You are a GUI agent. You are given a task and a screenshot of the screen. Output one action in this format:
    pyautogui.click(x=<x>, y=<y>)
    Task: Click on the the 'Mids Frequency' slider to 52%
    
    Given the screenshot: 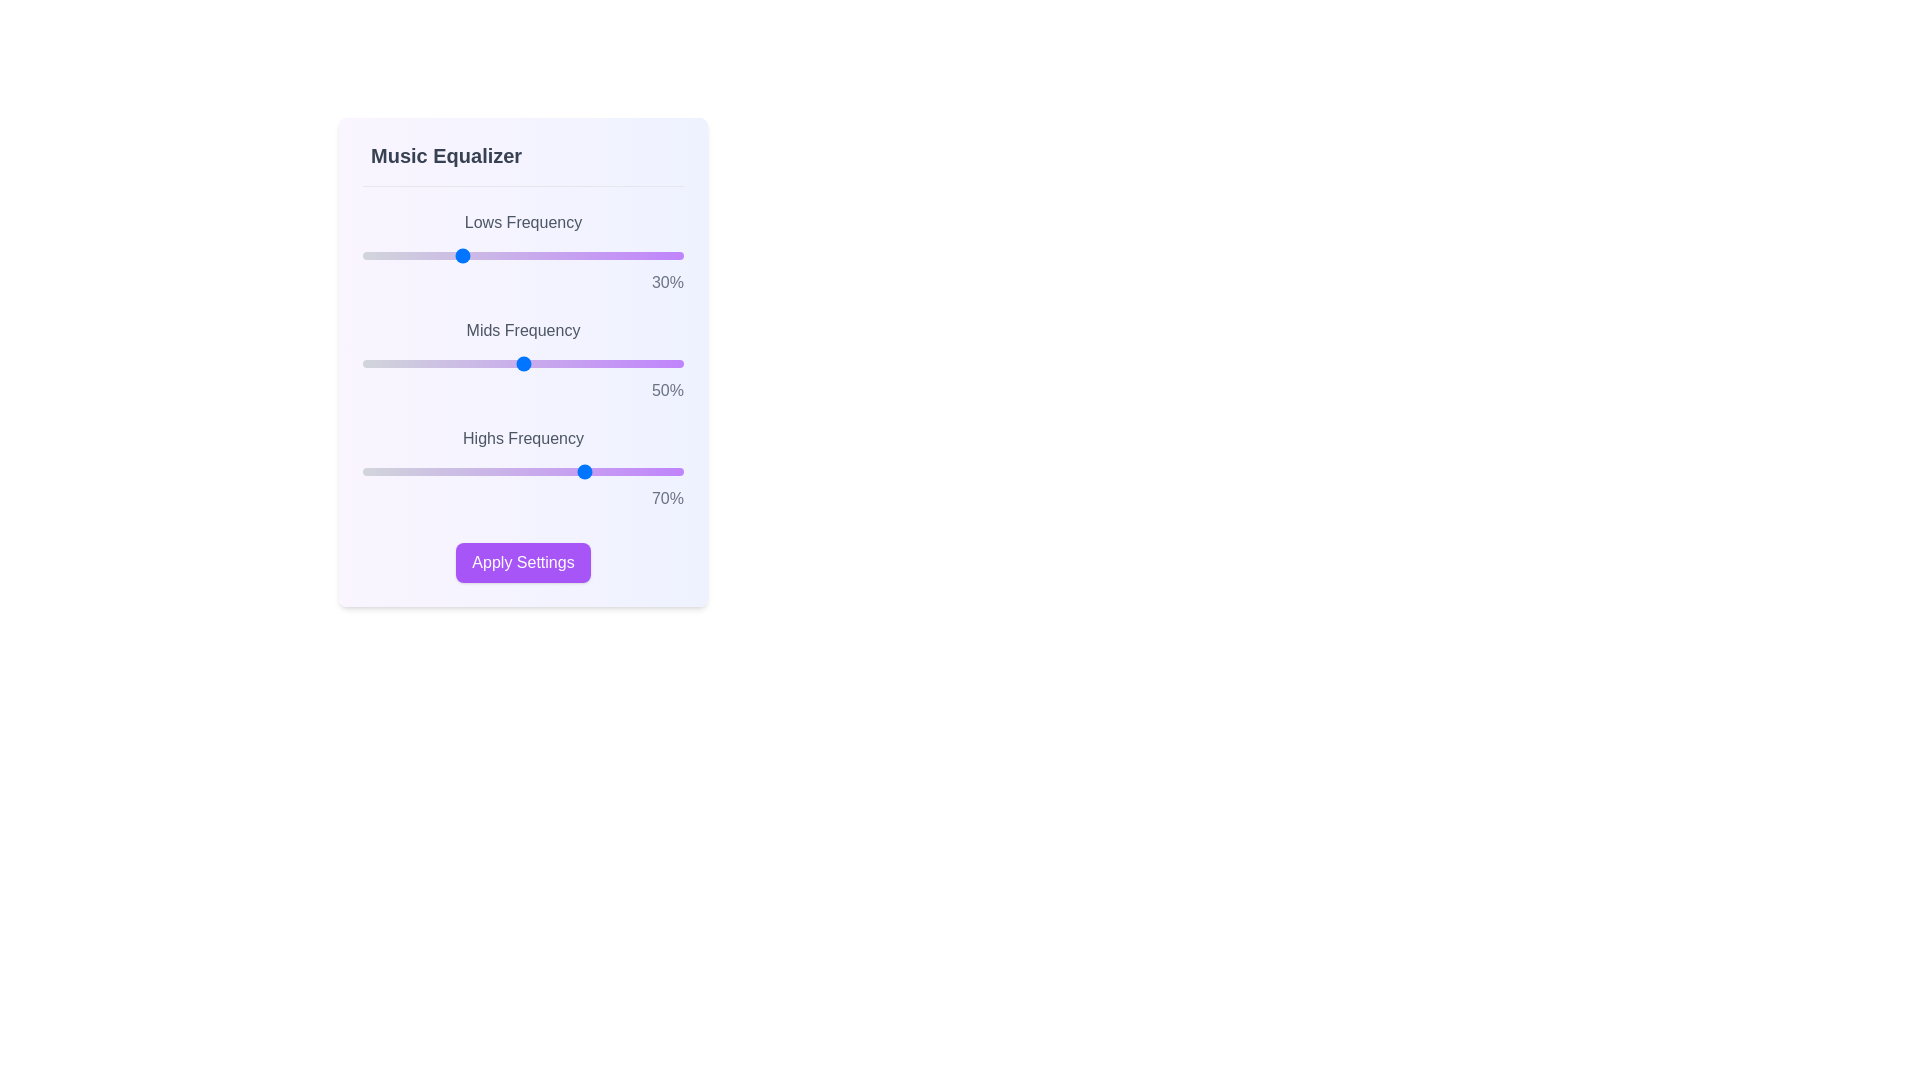 What is the action you would take?
    pyautogui.click(x=529, y=363)
    